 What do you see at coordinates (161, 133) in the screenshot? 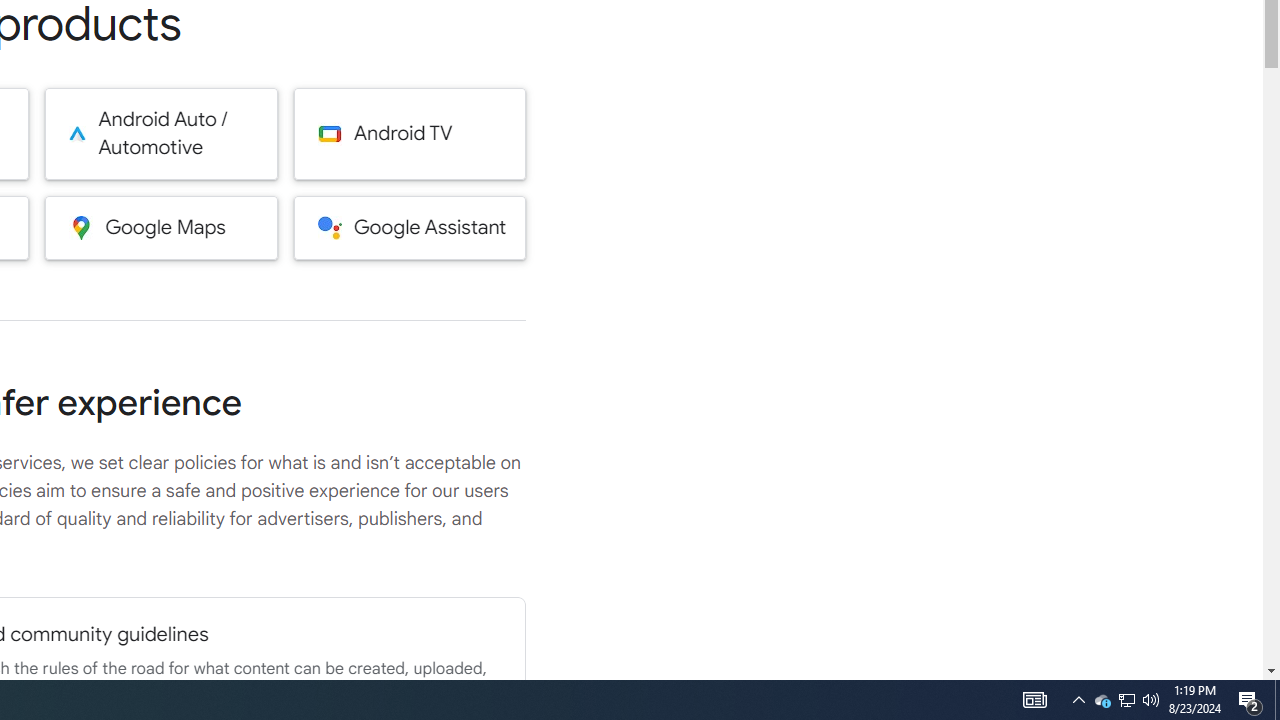
I see `'Android Auto / Automotive'` at bounding box center [161, 133].